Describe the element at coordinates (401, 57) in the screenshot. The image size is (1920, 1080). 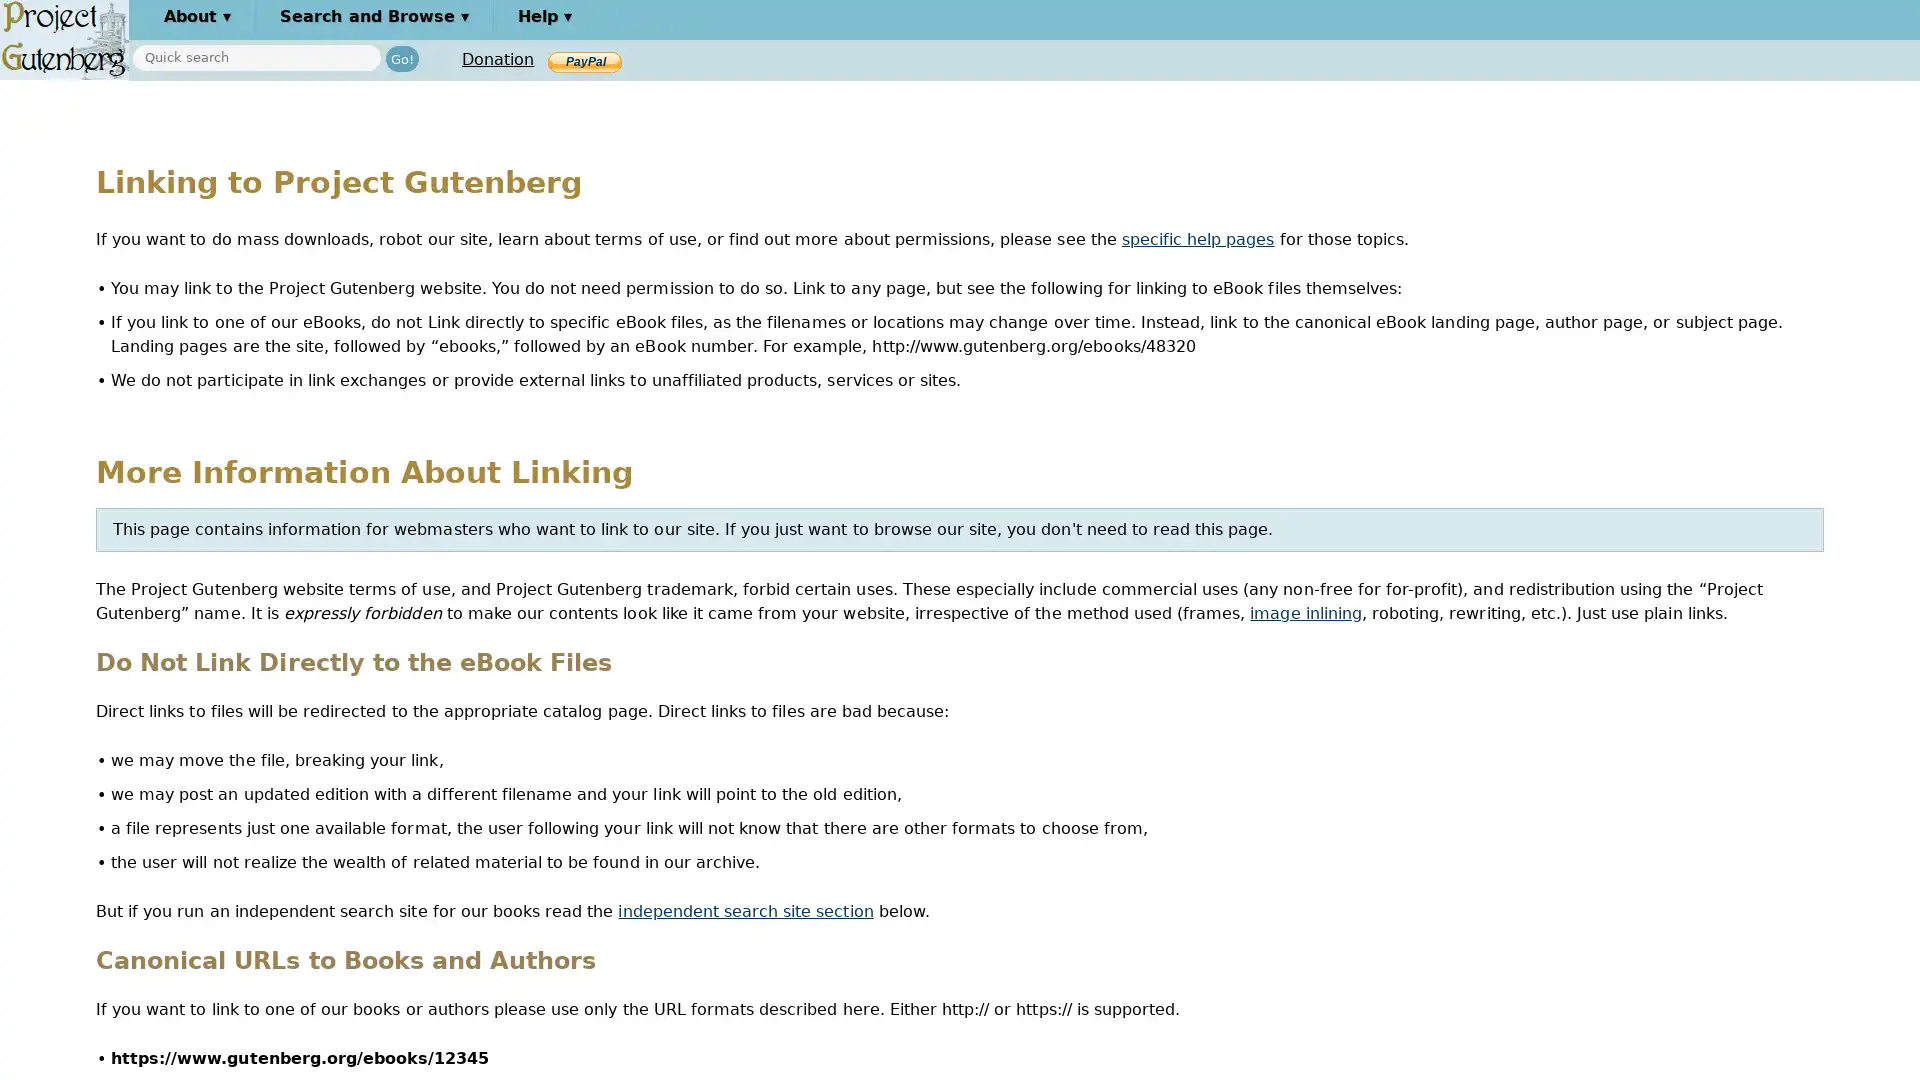
I see `Go!` at that location.